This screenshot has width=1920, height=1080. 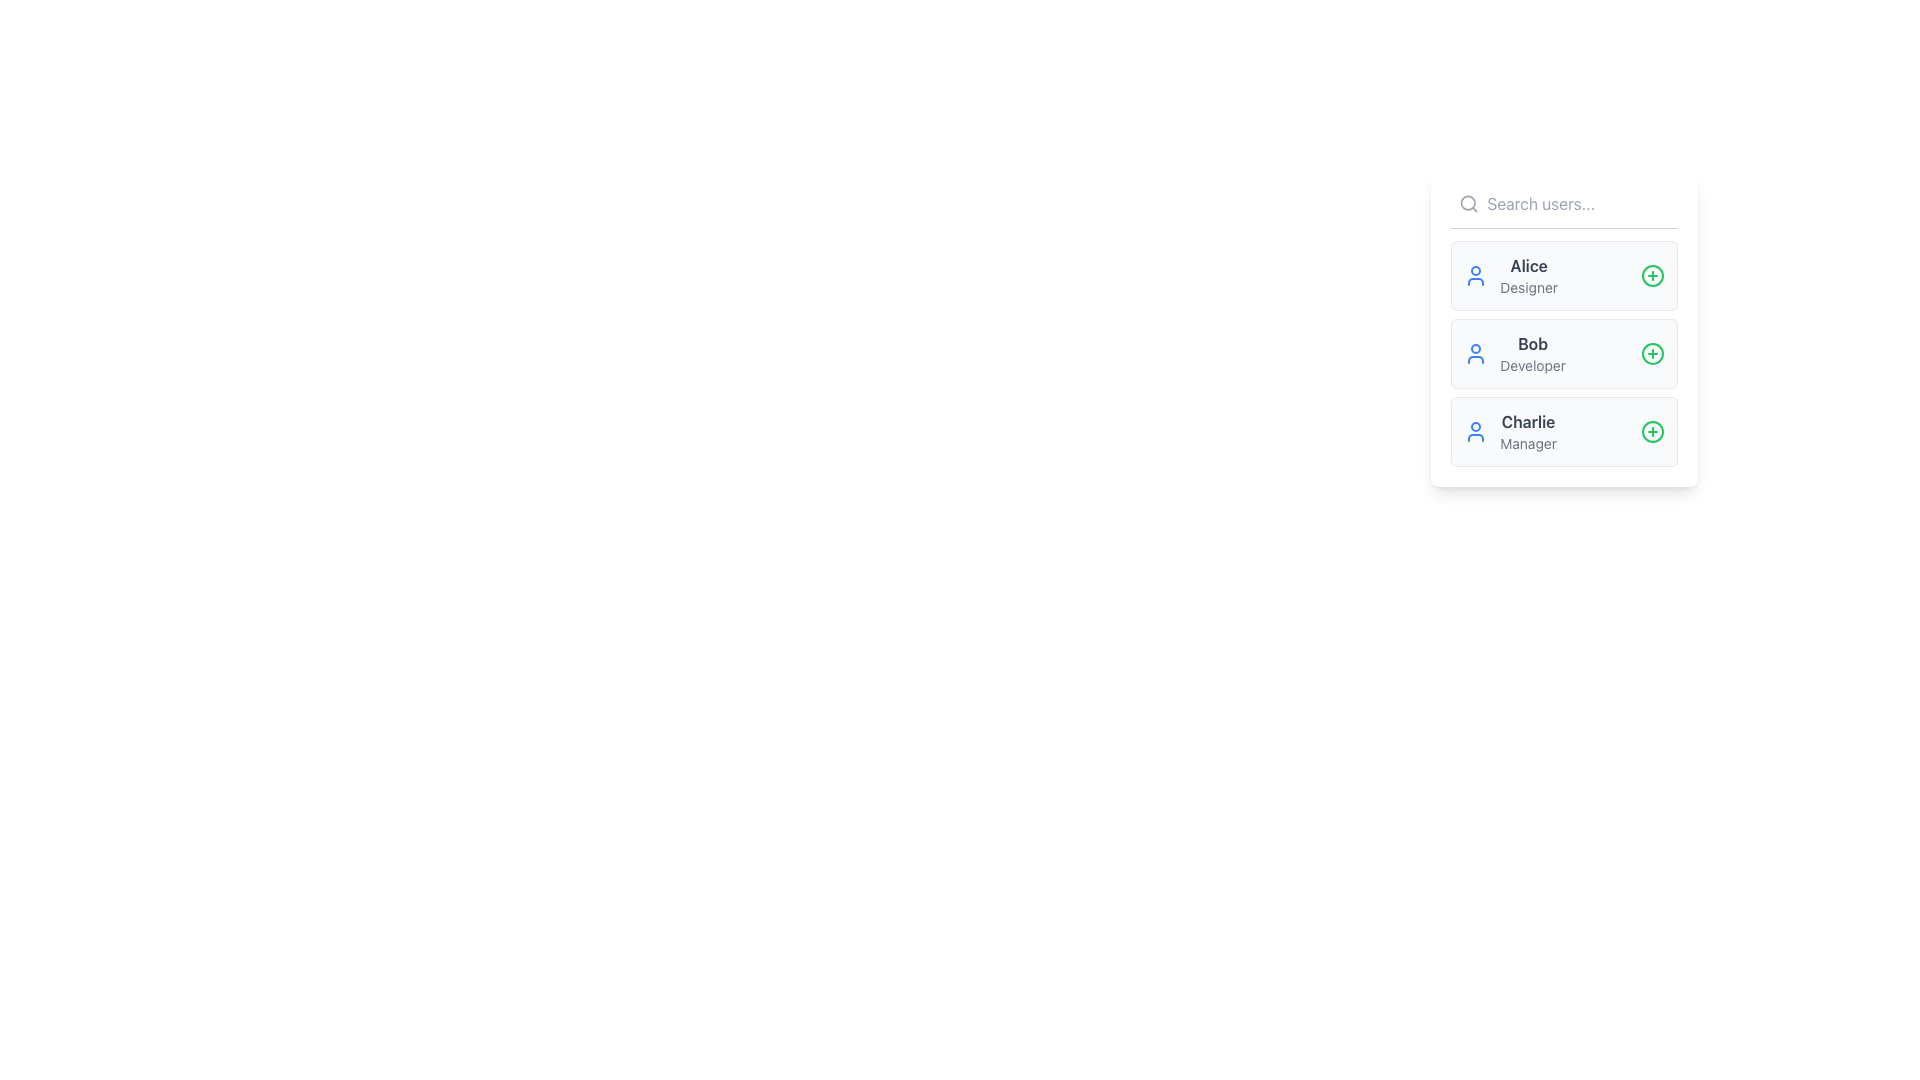 What do you see at coordinates (1528, 276) in the screenshot?
I see `text label displaying the name 'Alice' and the role 'Designer' located in the topmost user entry of the list in the right-hand panel` at bounding box center [1528, 276].